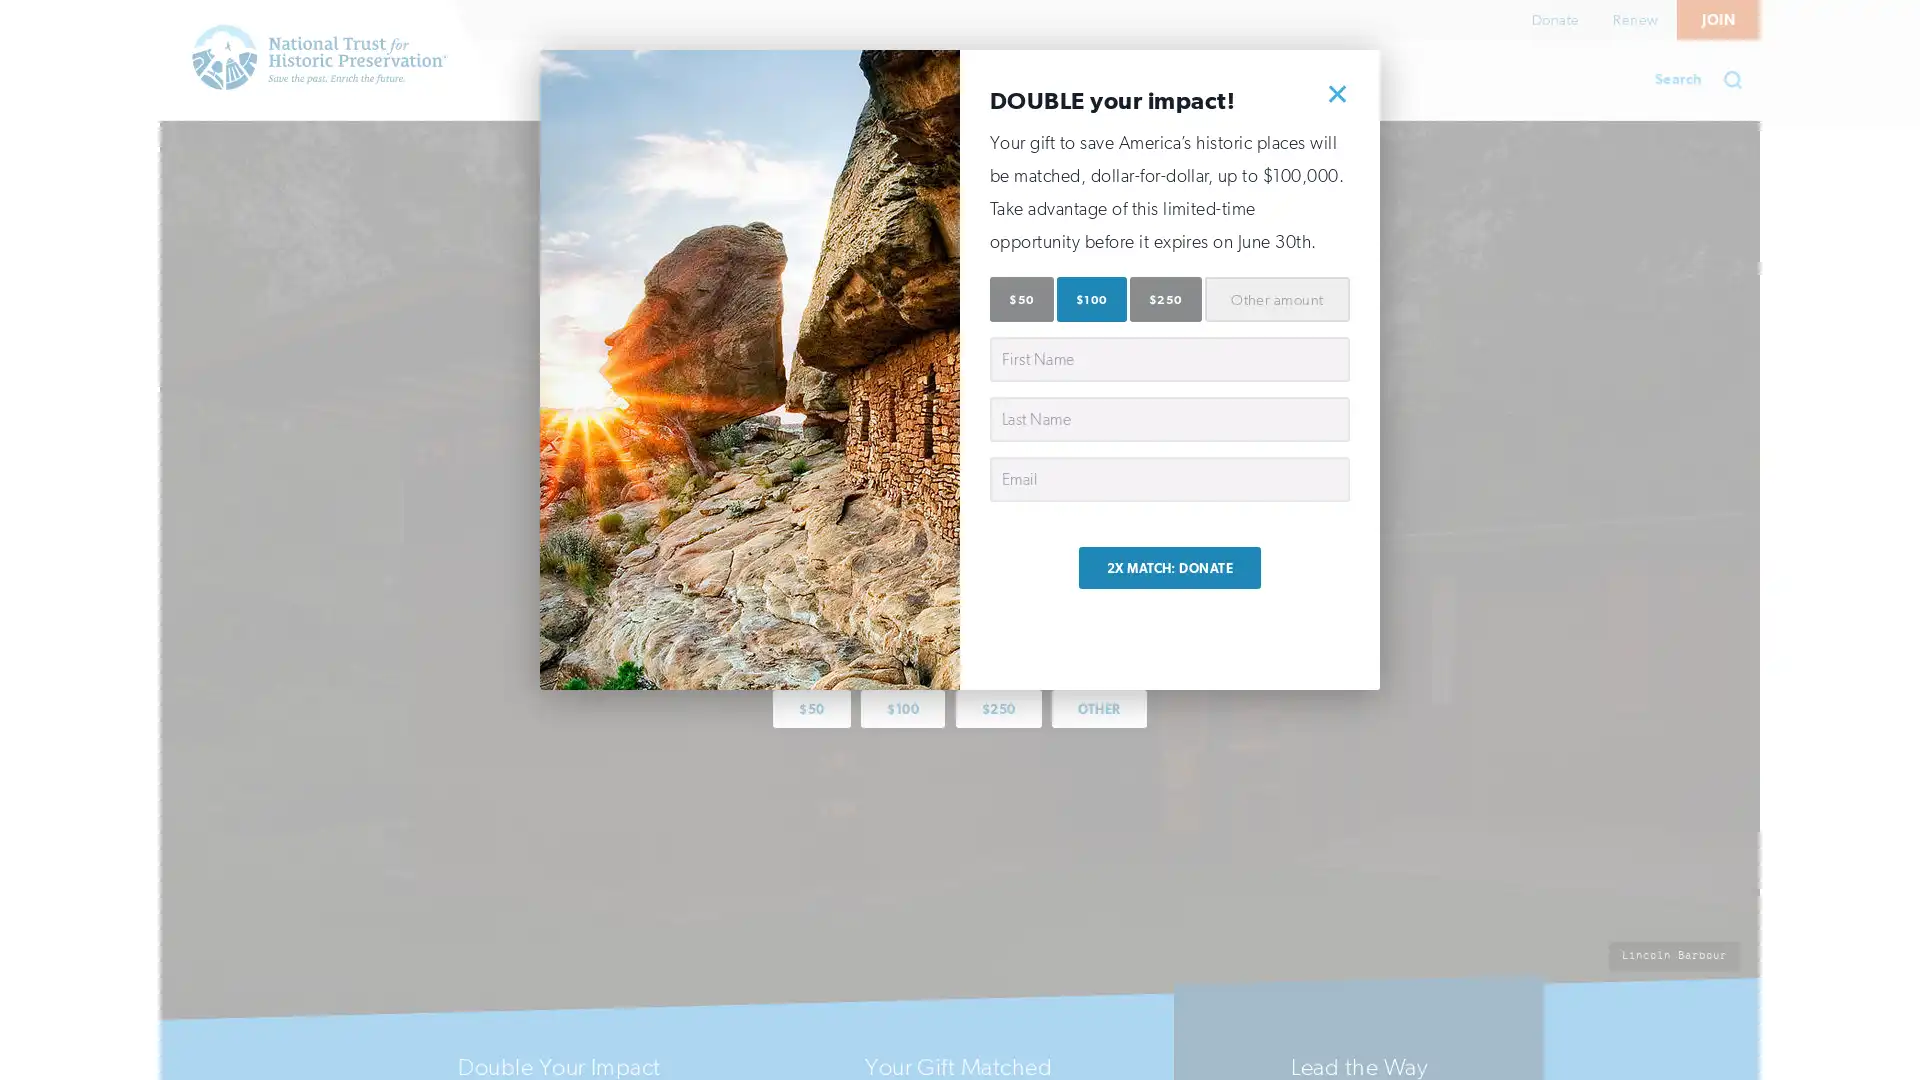 This screenshot has height=1080, width=1920. What do you see at coordinates (609, 79) in the screenshot?
I see `Open Save Places section of the nav` at bounding box center [609, 79].